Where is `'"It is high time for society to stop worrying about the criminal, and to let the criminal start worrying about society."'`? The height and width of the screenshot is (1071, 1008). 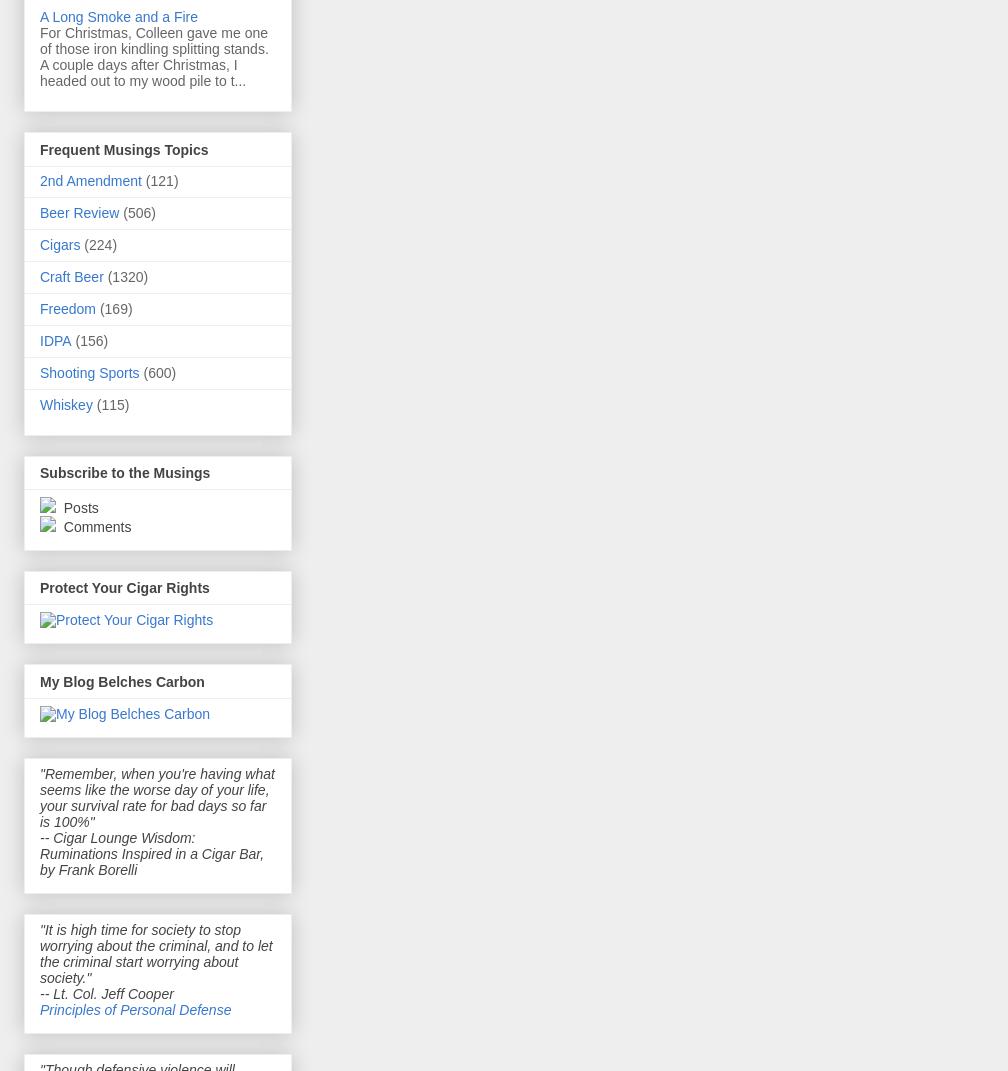
'"It is high time for society to stop worrying about the criminal, and to let the criminal start worrying about society."' is located at coordinates (156, 951).